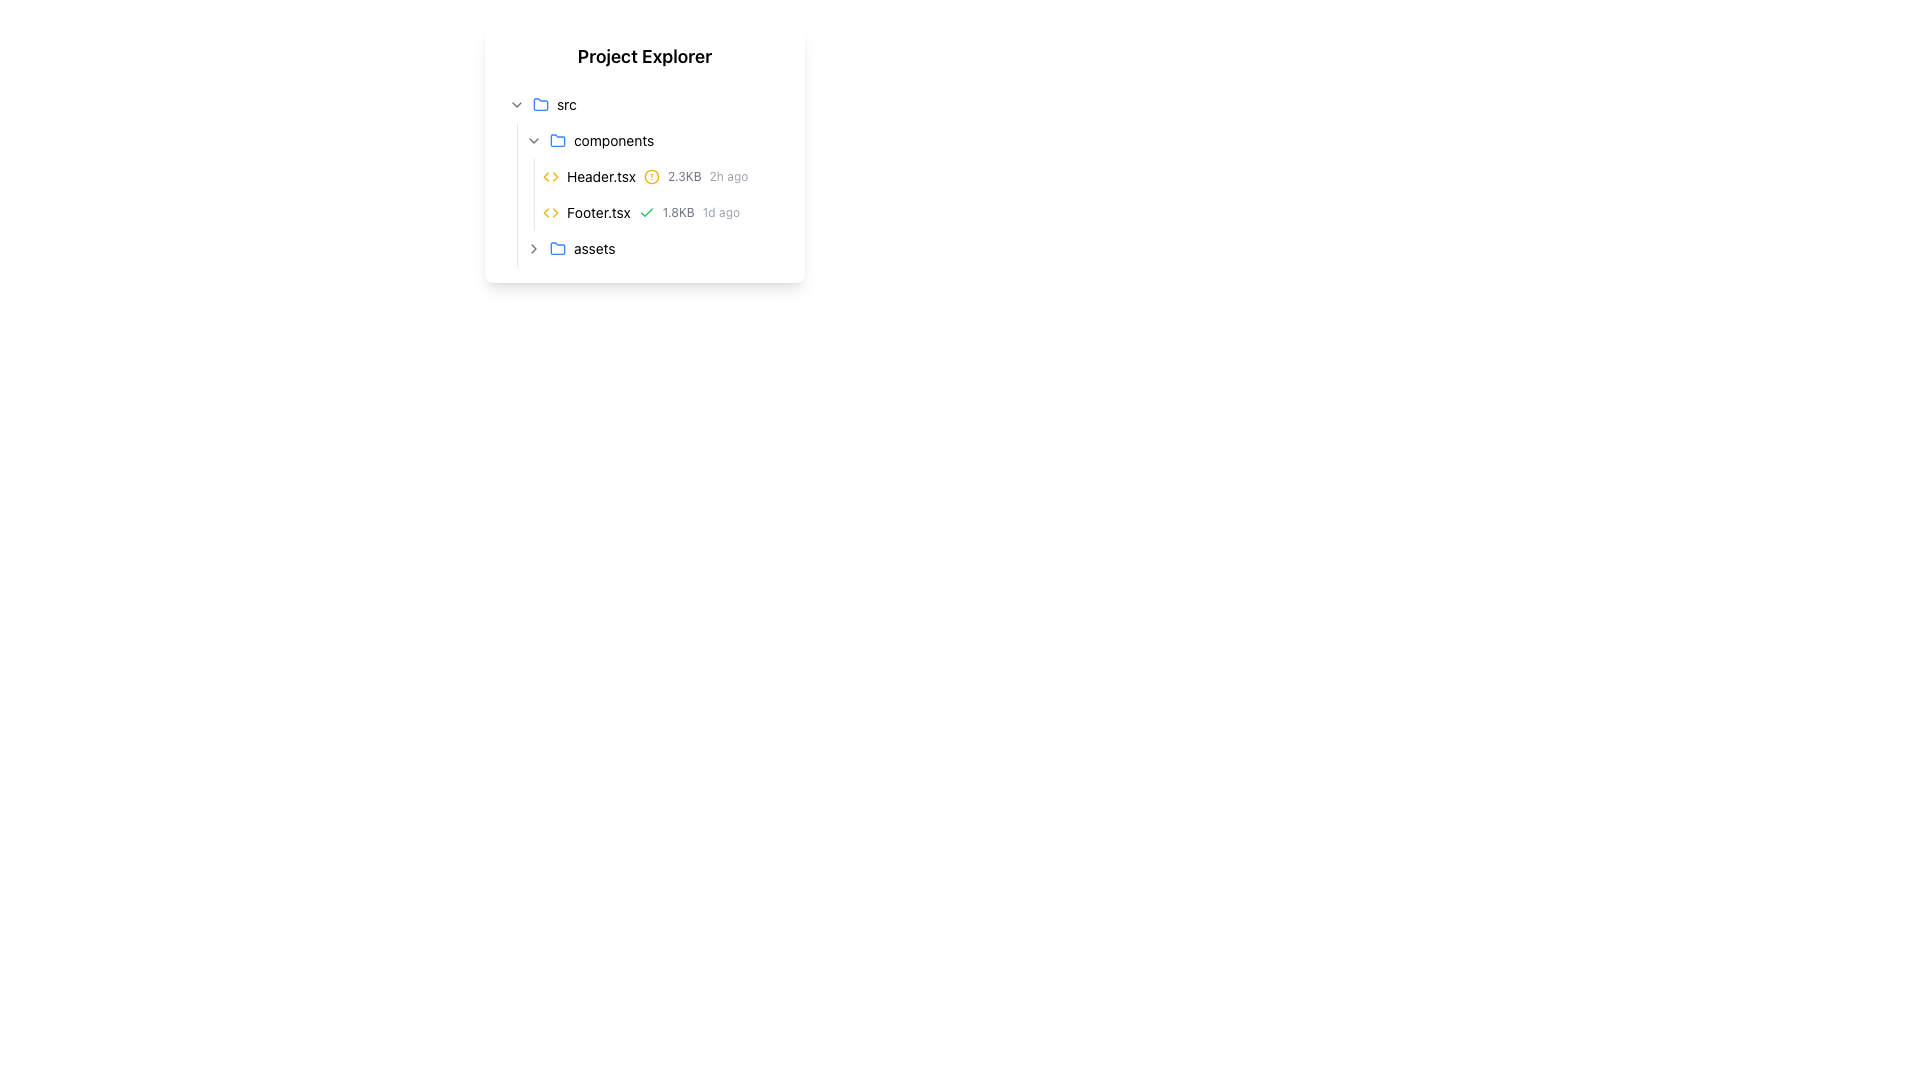 The height and width of the screenshot is (1080, 1920). Describe the element at coordinates (696, 176) in the screenshot. I see `the File metadata display, which consists of an alert icon with a yellow outline and exclamation mark, followed by the text '2.3KB' and '2h ago', located in the components folder under Header.tsx` at that location.